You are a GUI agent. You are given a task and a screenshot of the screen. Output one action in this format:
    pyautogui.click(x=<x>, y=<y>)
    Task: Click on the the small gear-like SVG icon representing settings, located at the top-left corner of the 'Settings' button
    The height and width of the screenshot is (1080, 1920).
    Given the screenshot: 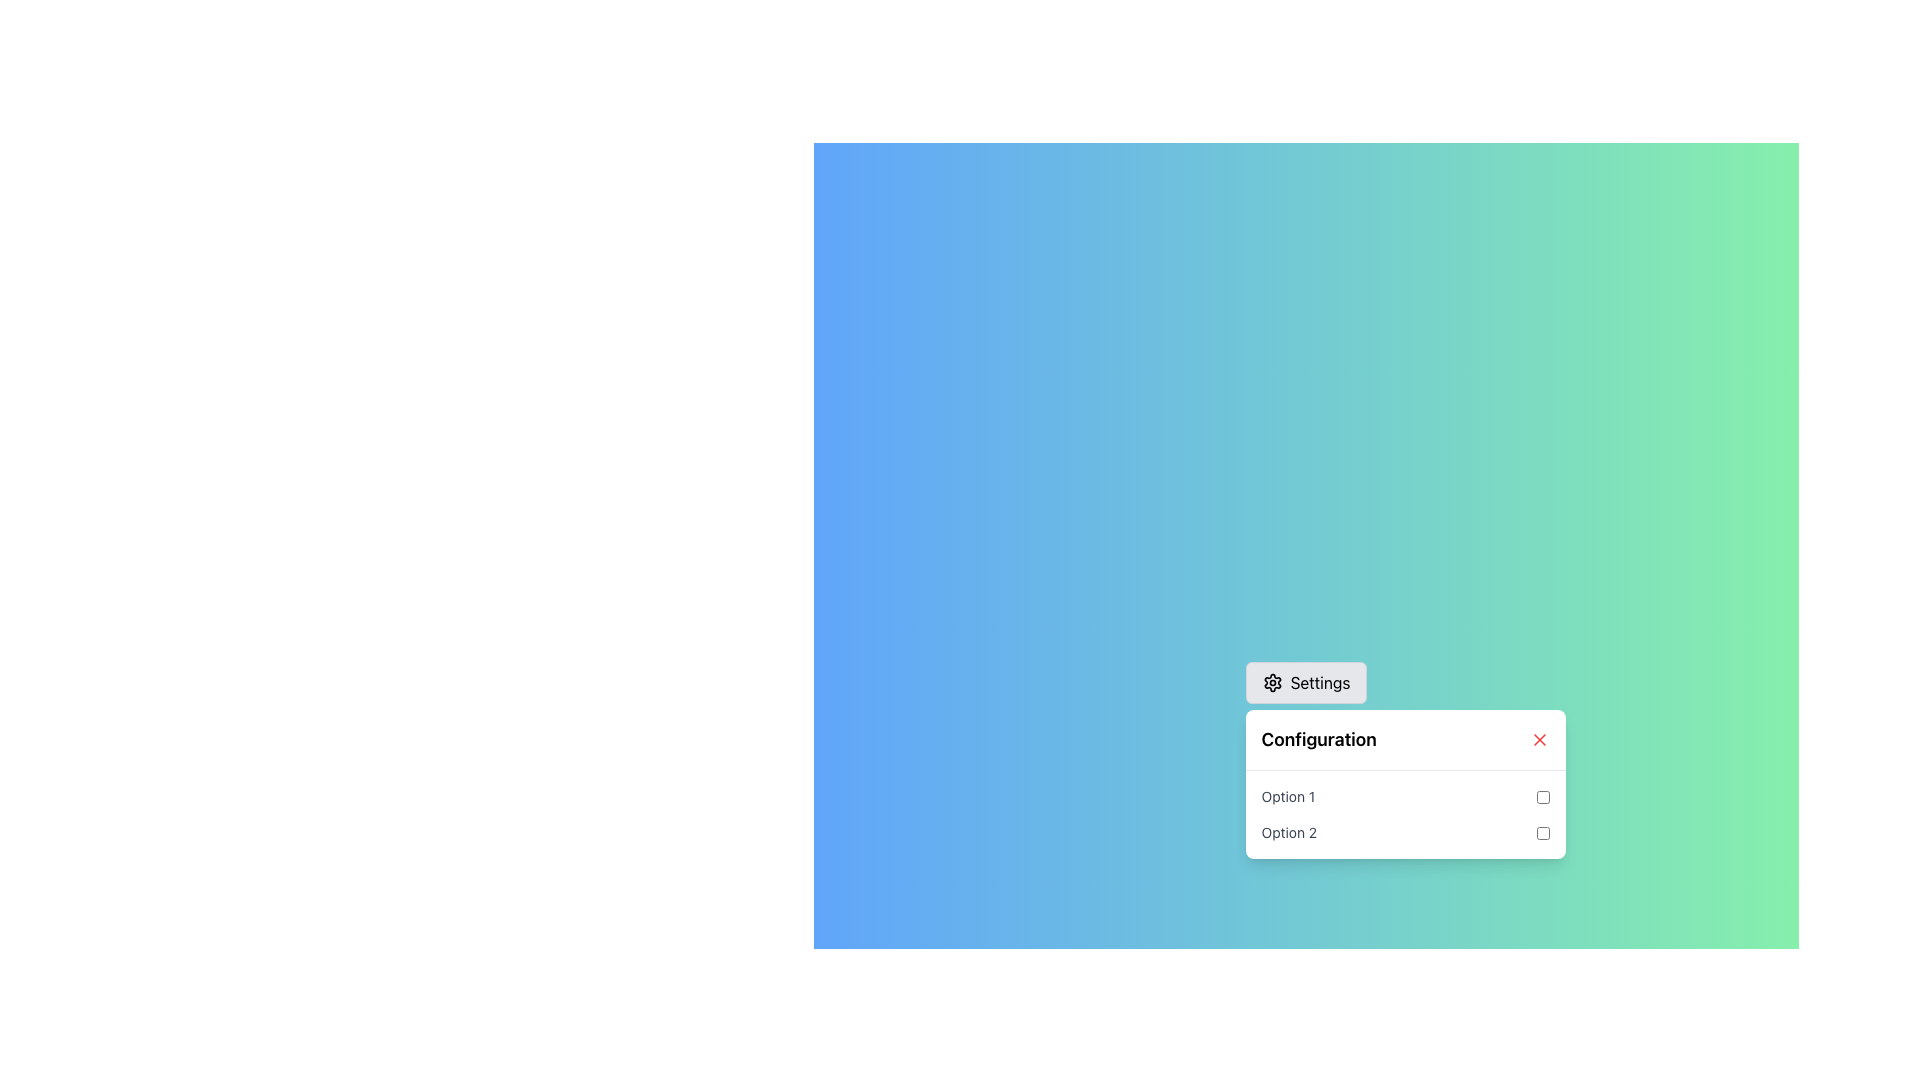 What is the action you would take?
    pyautogui.click(x=1271, y=681)
    